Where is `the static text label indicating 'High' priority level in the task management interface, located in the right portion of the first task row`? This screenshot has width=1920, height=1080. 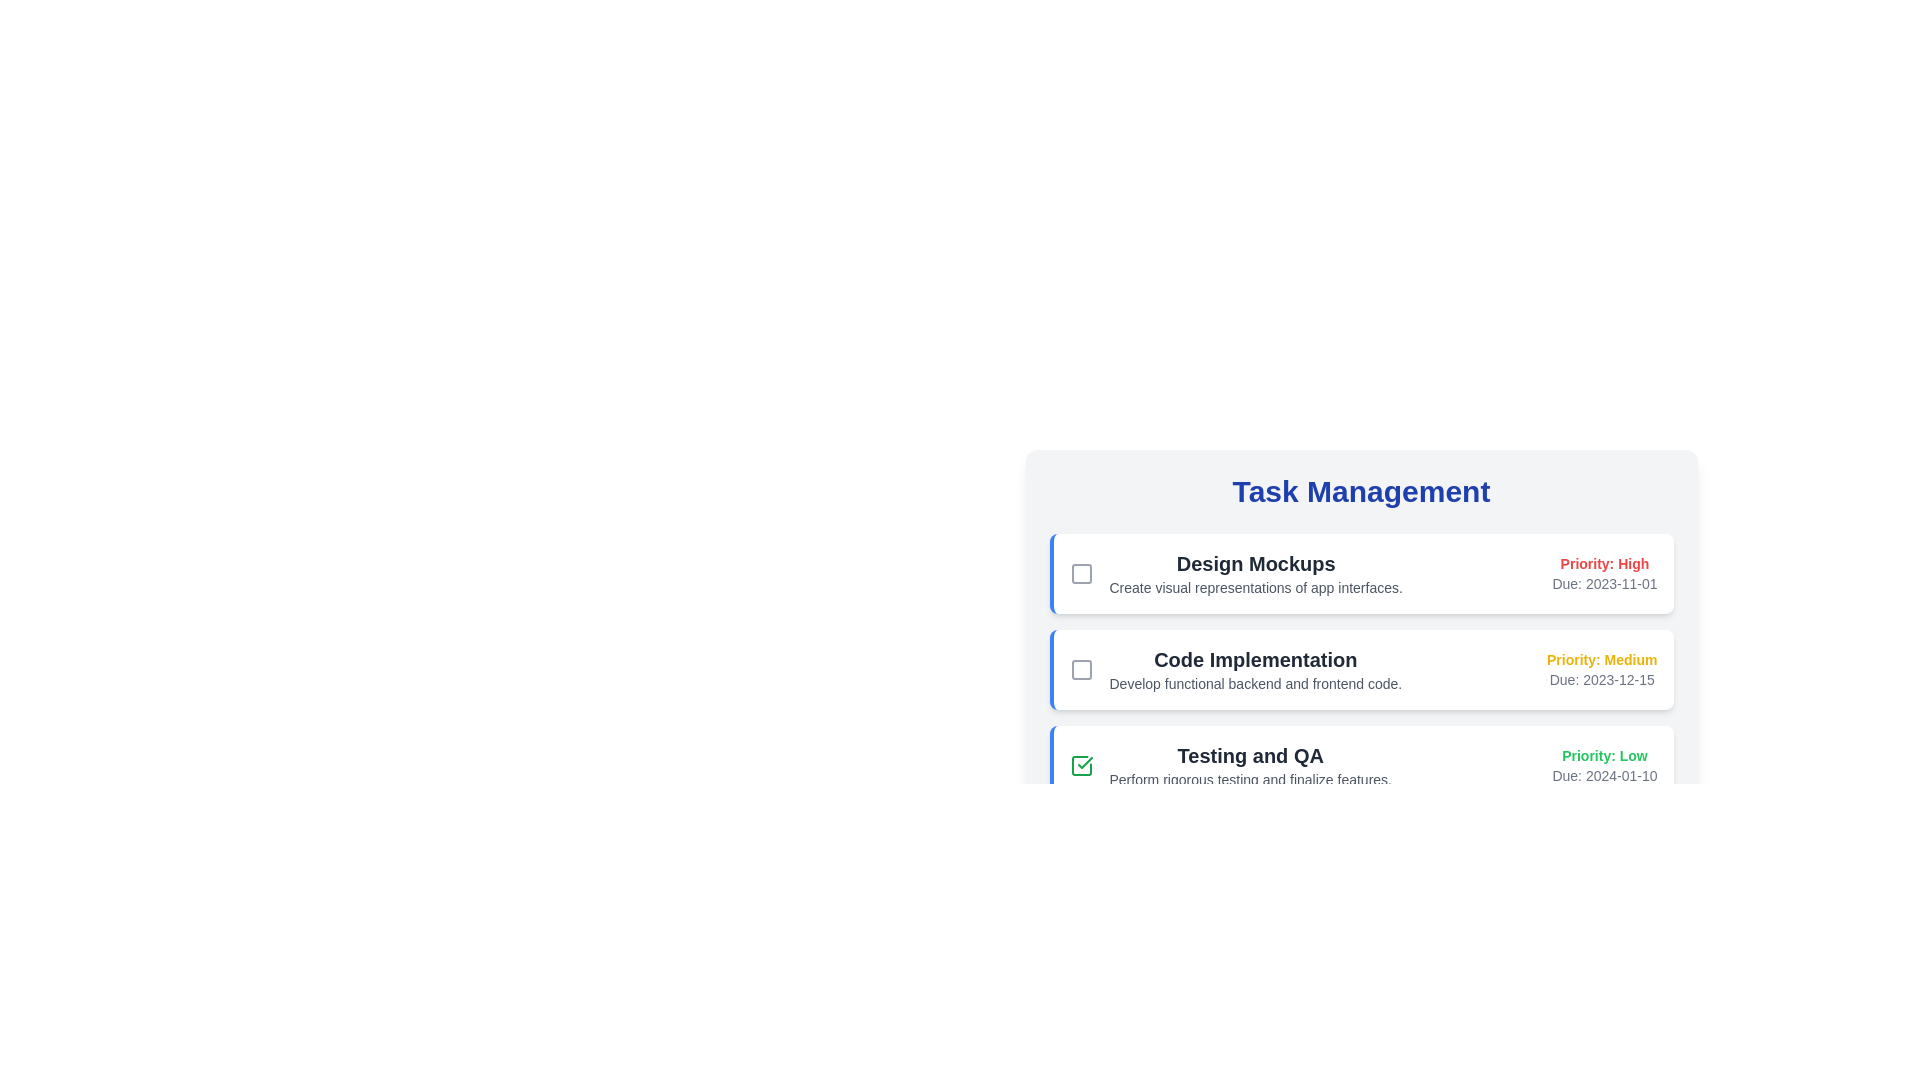 the static text label indicating 'High' priority level in the task management interface, located in the right portion of the first task row is located at coordinates (1604, 563).